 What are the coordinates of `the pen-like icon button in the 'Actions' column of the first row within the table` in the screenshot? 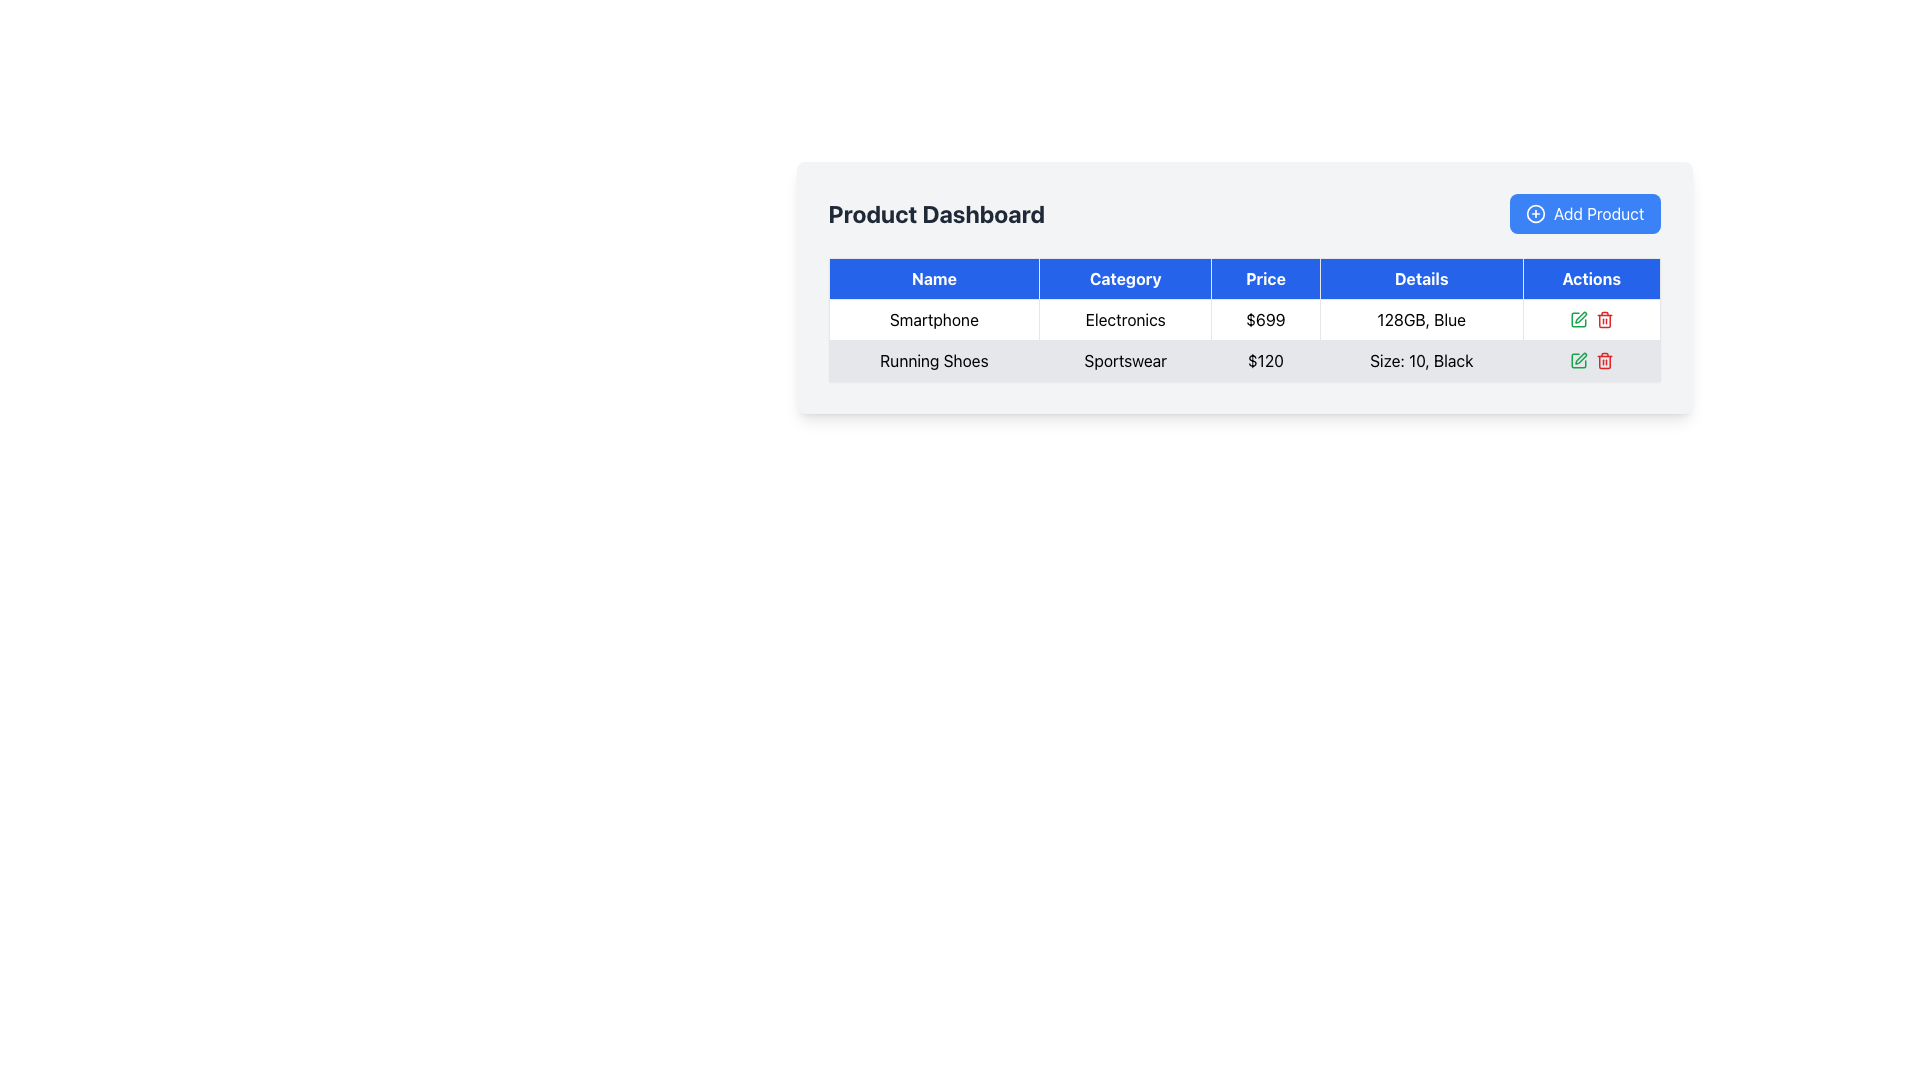 It's located at (1579, 316).